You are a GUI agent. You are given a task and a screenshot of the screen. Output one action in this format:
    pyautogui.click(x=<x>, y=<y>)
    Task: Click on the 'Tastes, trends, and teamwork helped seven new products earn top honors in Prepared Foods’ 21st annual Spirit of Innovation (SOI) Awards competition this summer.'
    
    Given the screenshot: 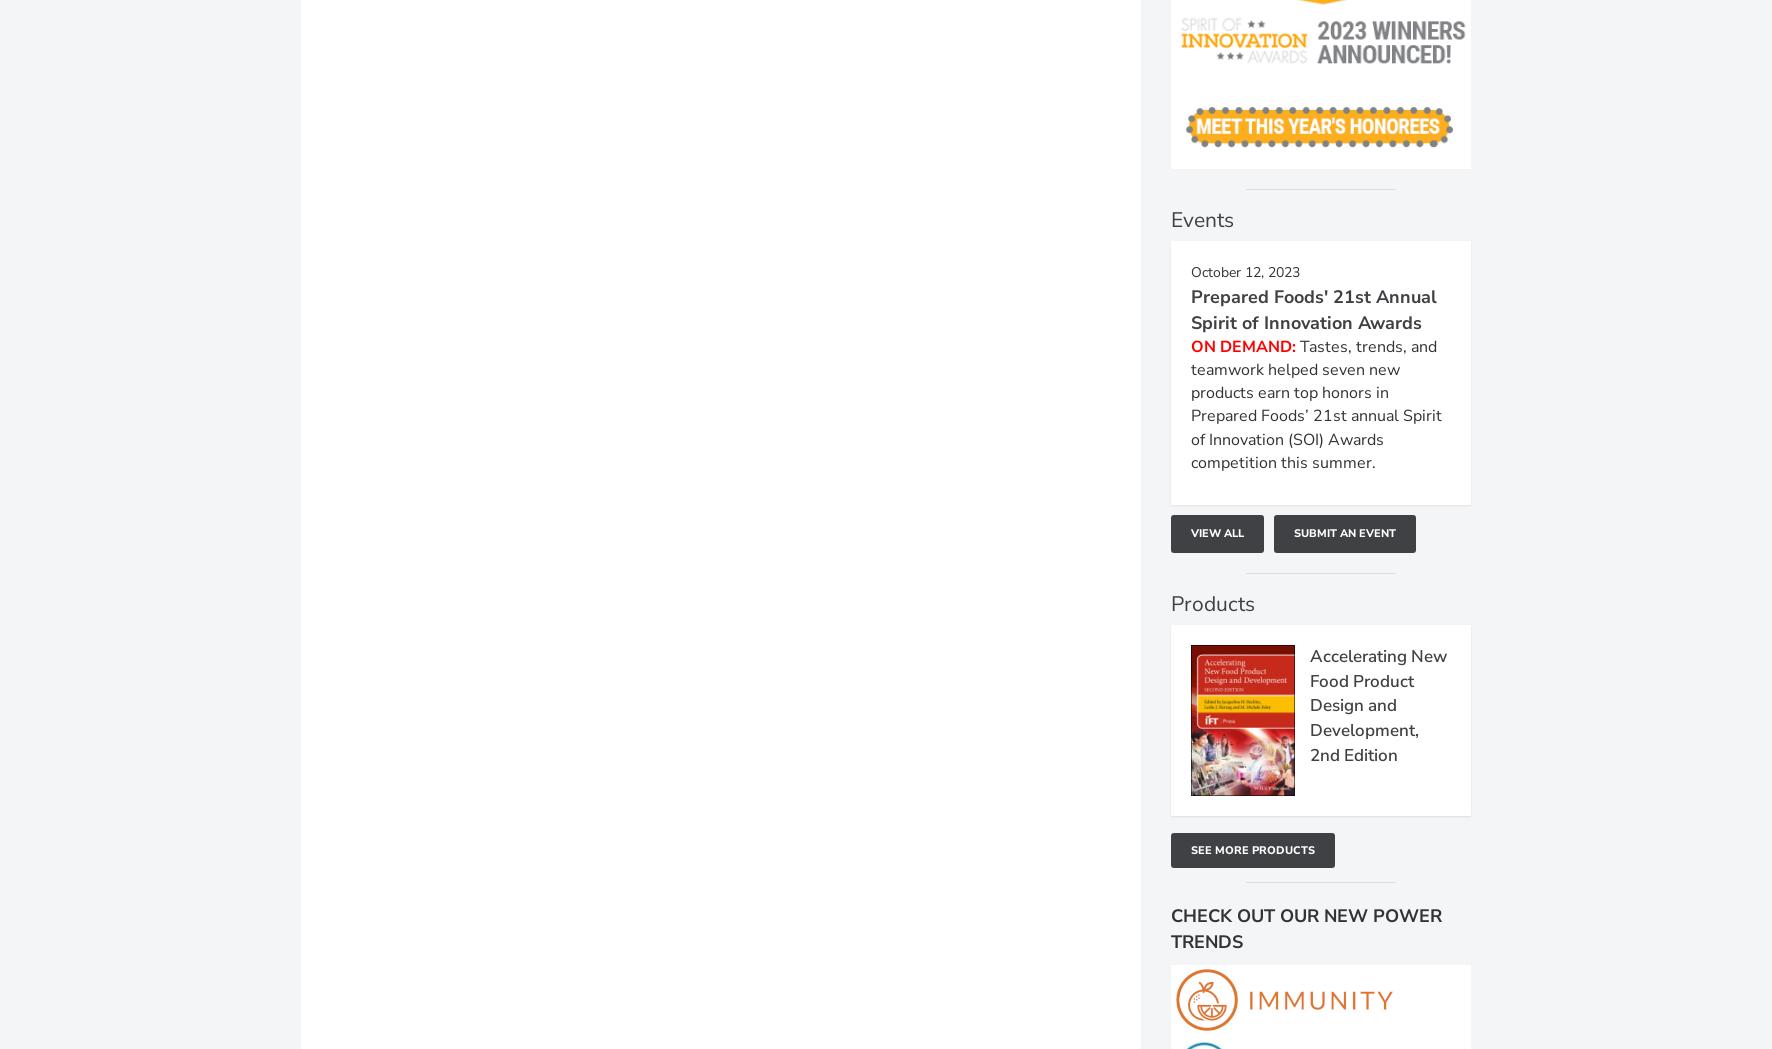 What is the action you would take?
    pyautogui.click(x=1316, y=403)
    